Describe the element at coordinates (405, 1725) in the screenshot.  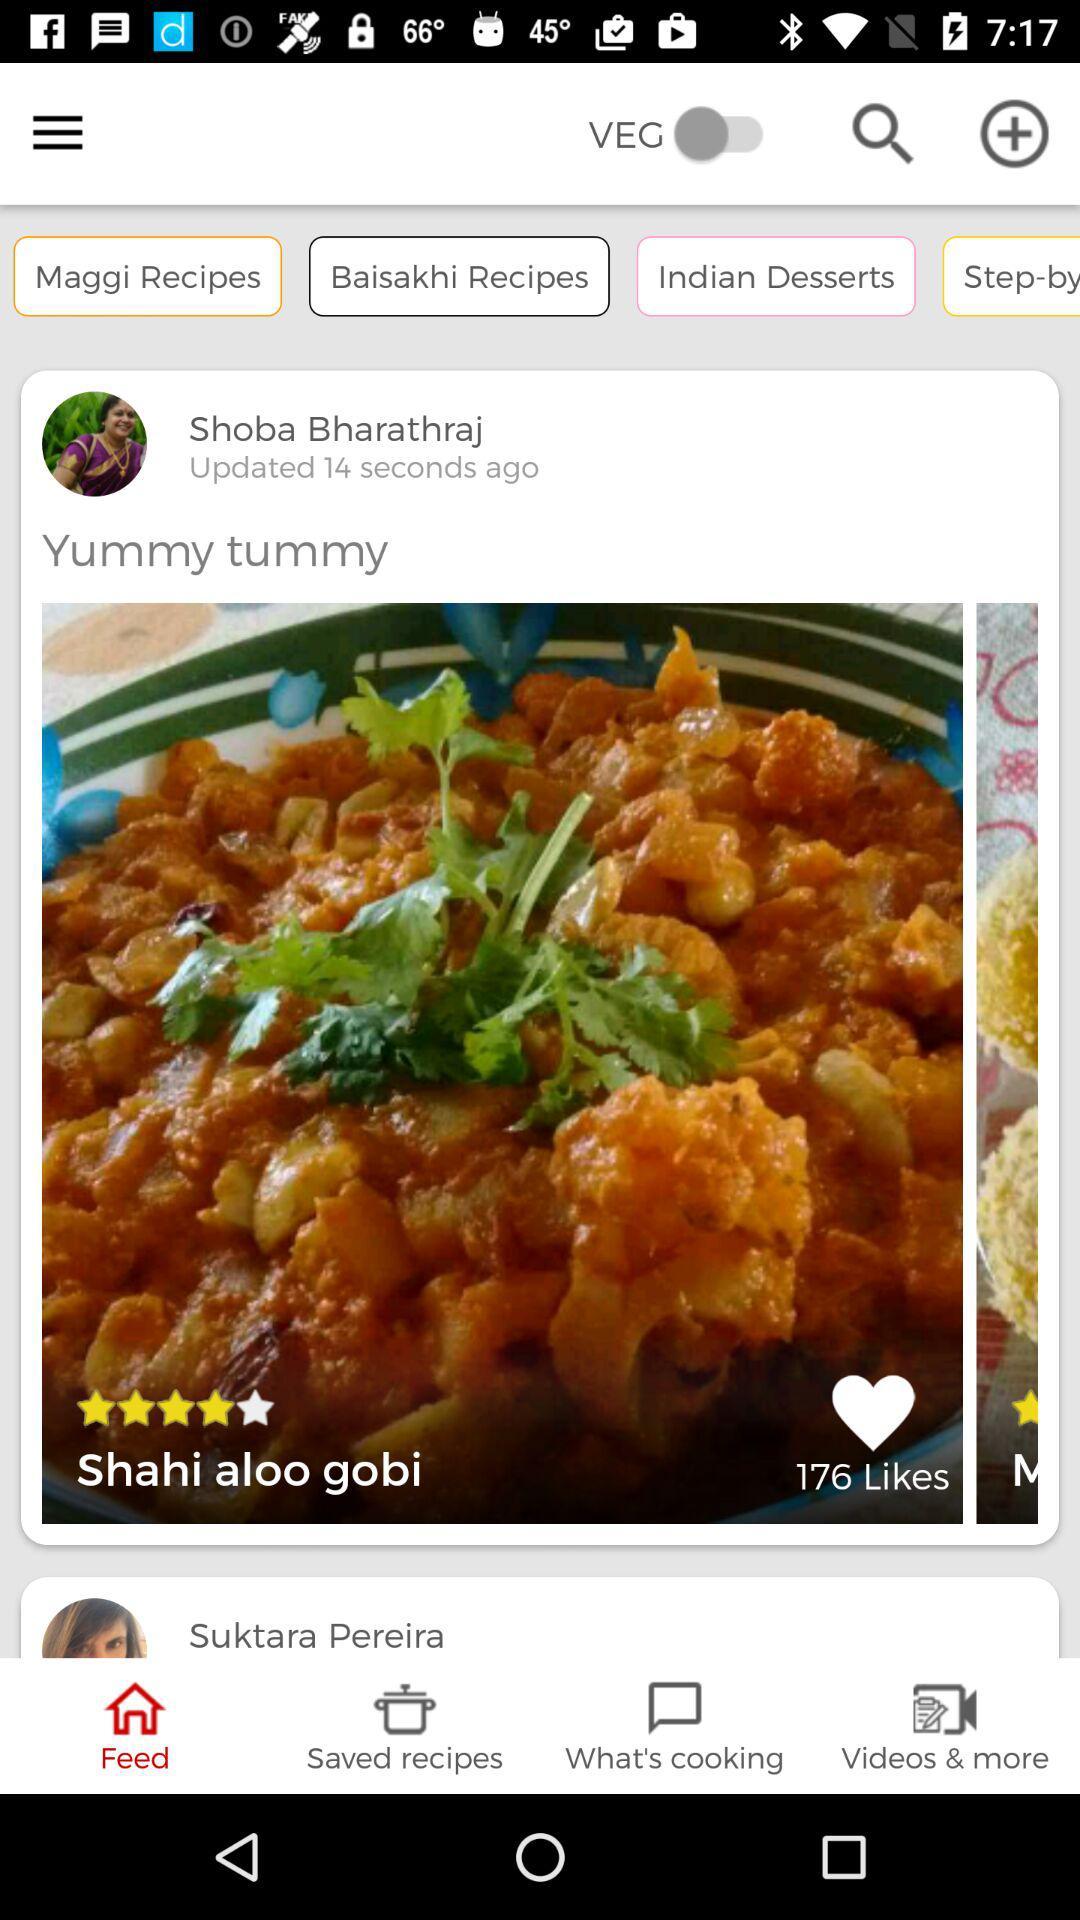
I see `the item below updated 15 seconds icon` at that location.